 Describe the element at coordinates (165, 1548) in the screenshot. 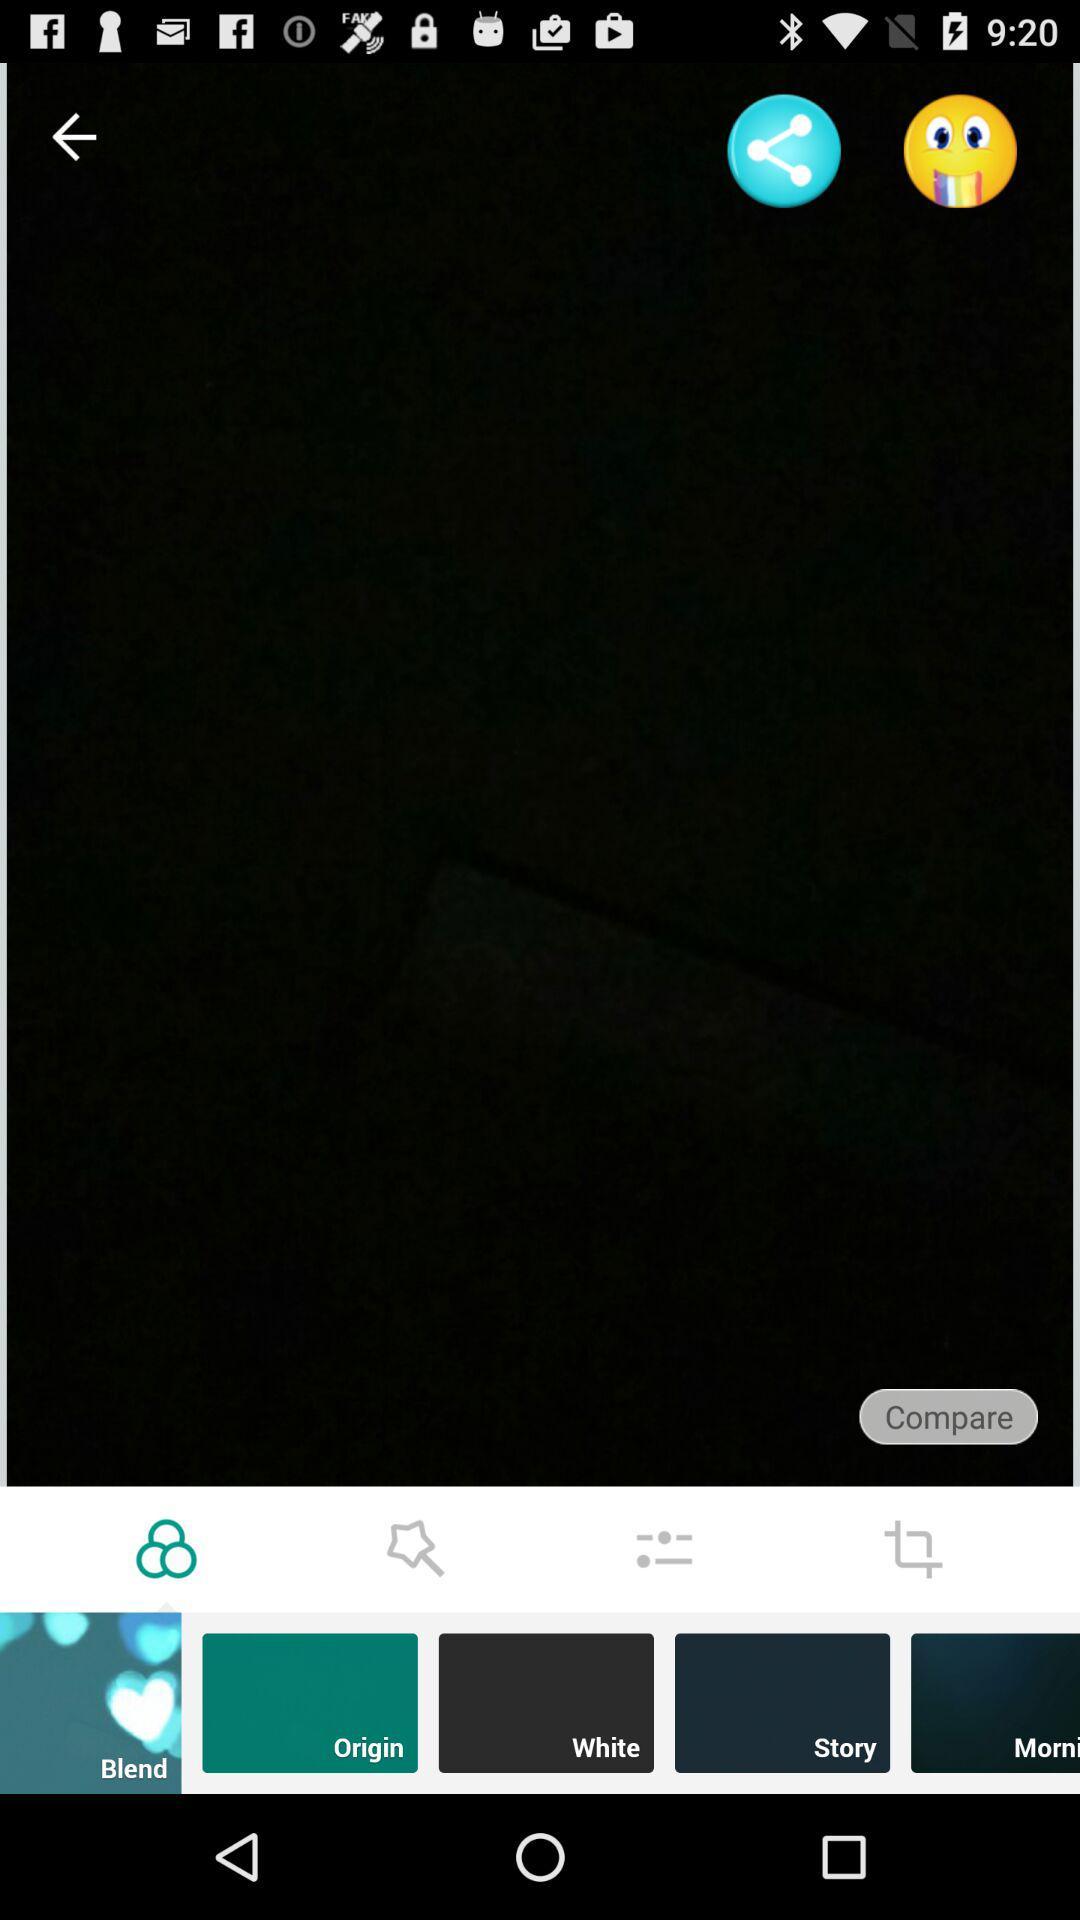

I see `choose filter` at that location.